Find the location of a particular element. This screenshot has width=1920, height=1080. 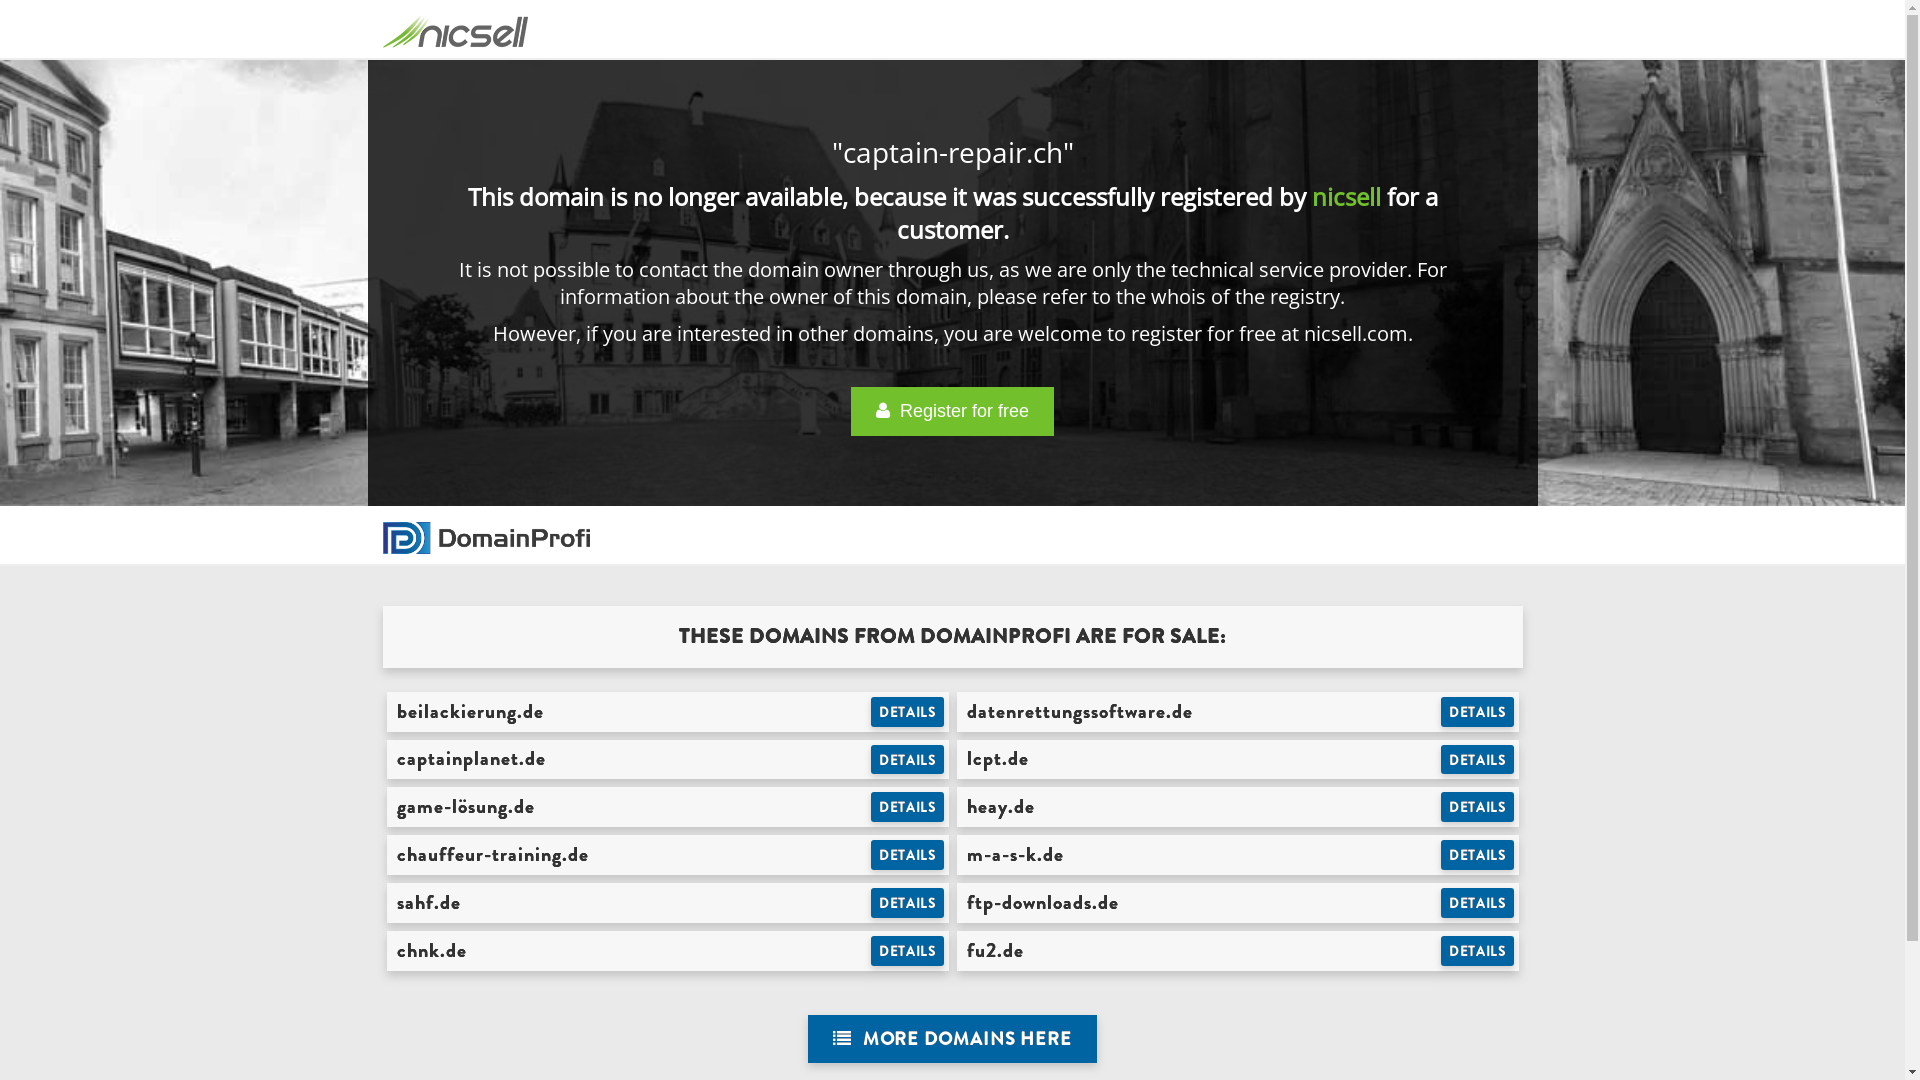

'DETAILS' is located at coordinates (1477, 759).